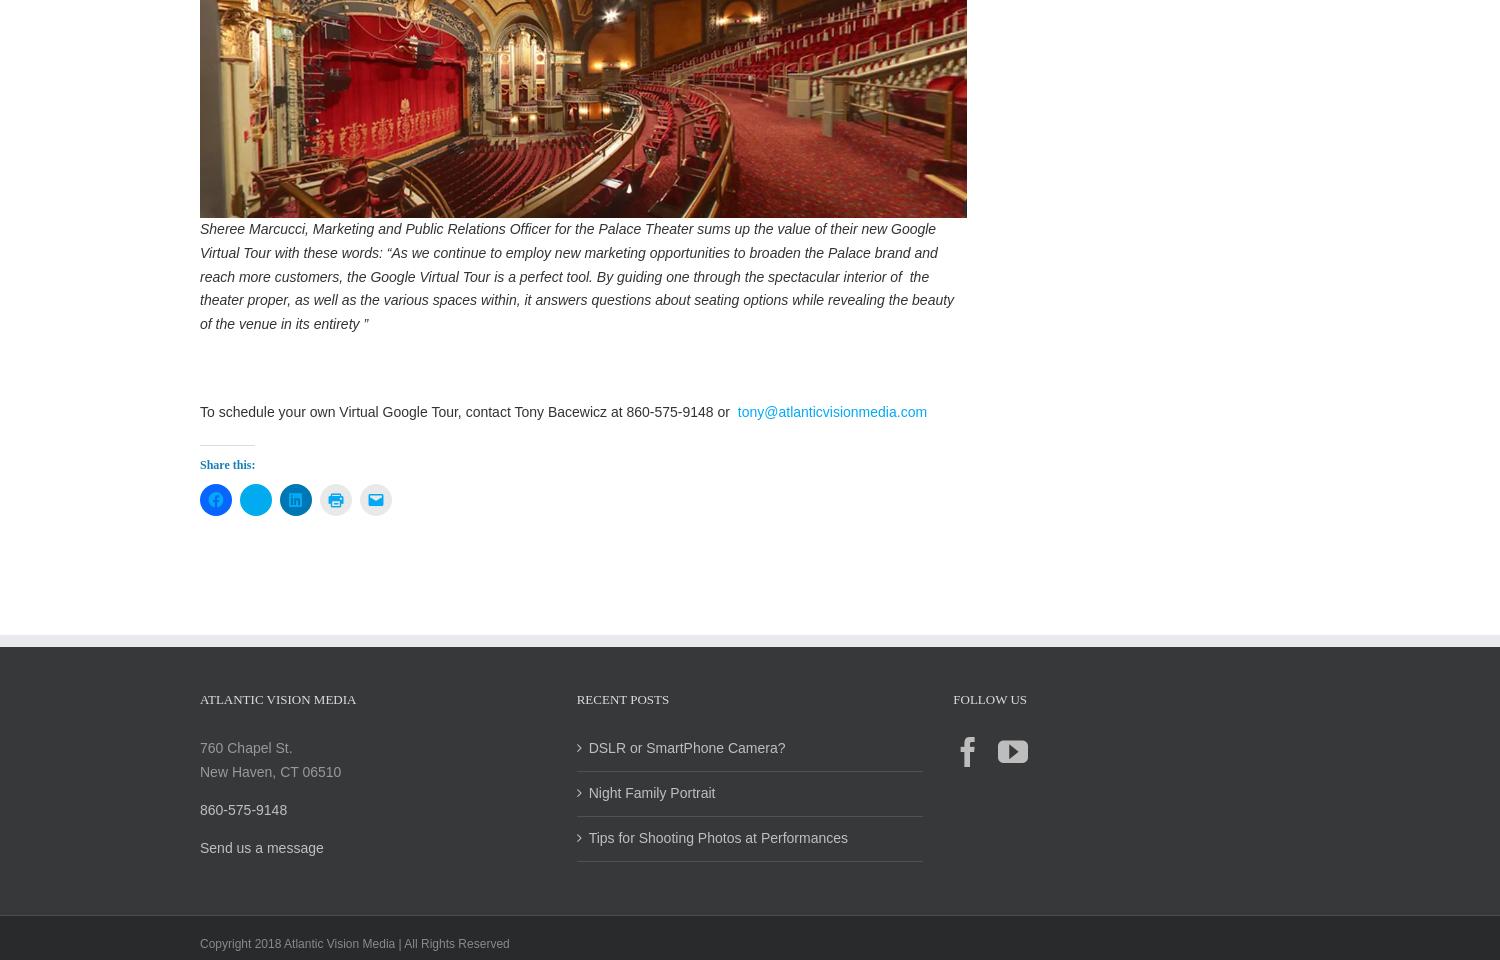 Image resolution: width=1500 pixels, height=960 pixels. What do you see at coordinates (226, 484) in the screenshot?
I see `'Share this:'` at bounding box center [226, 484].